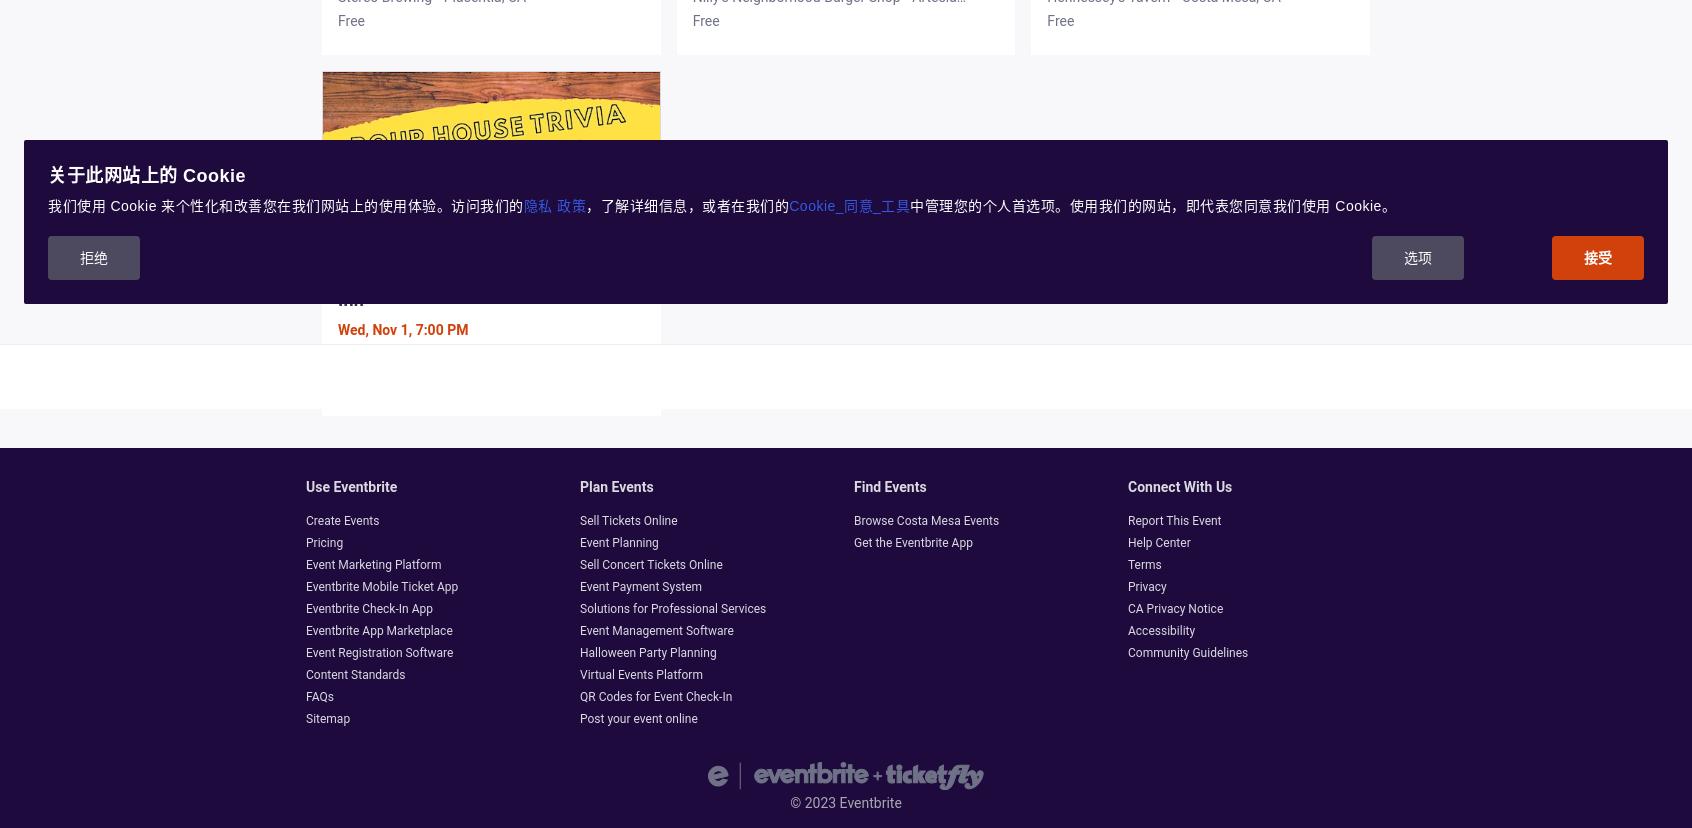  I want to click on 'Eventbrite', so click(836, 801).